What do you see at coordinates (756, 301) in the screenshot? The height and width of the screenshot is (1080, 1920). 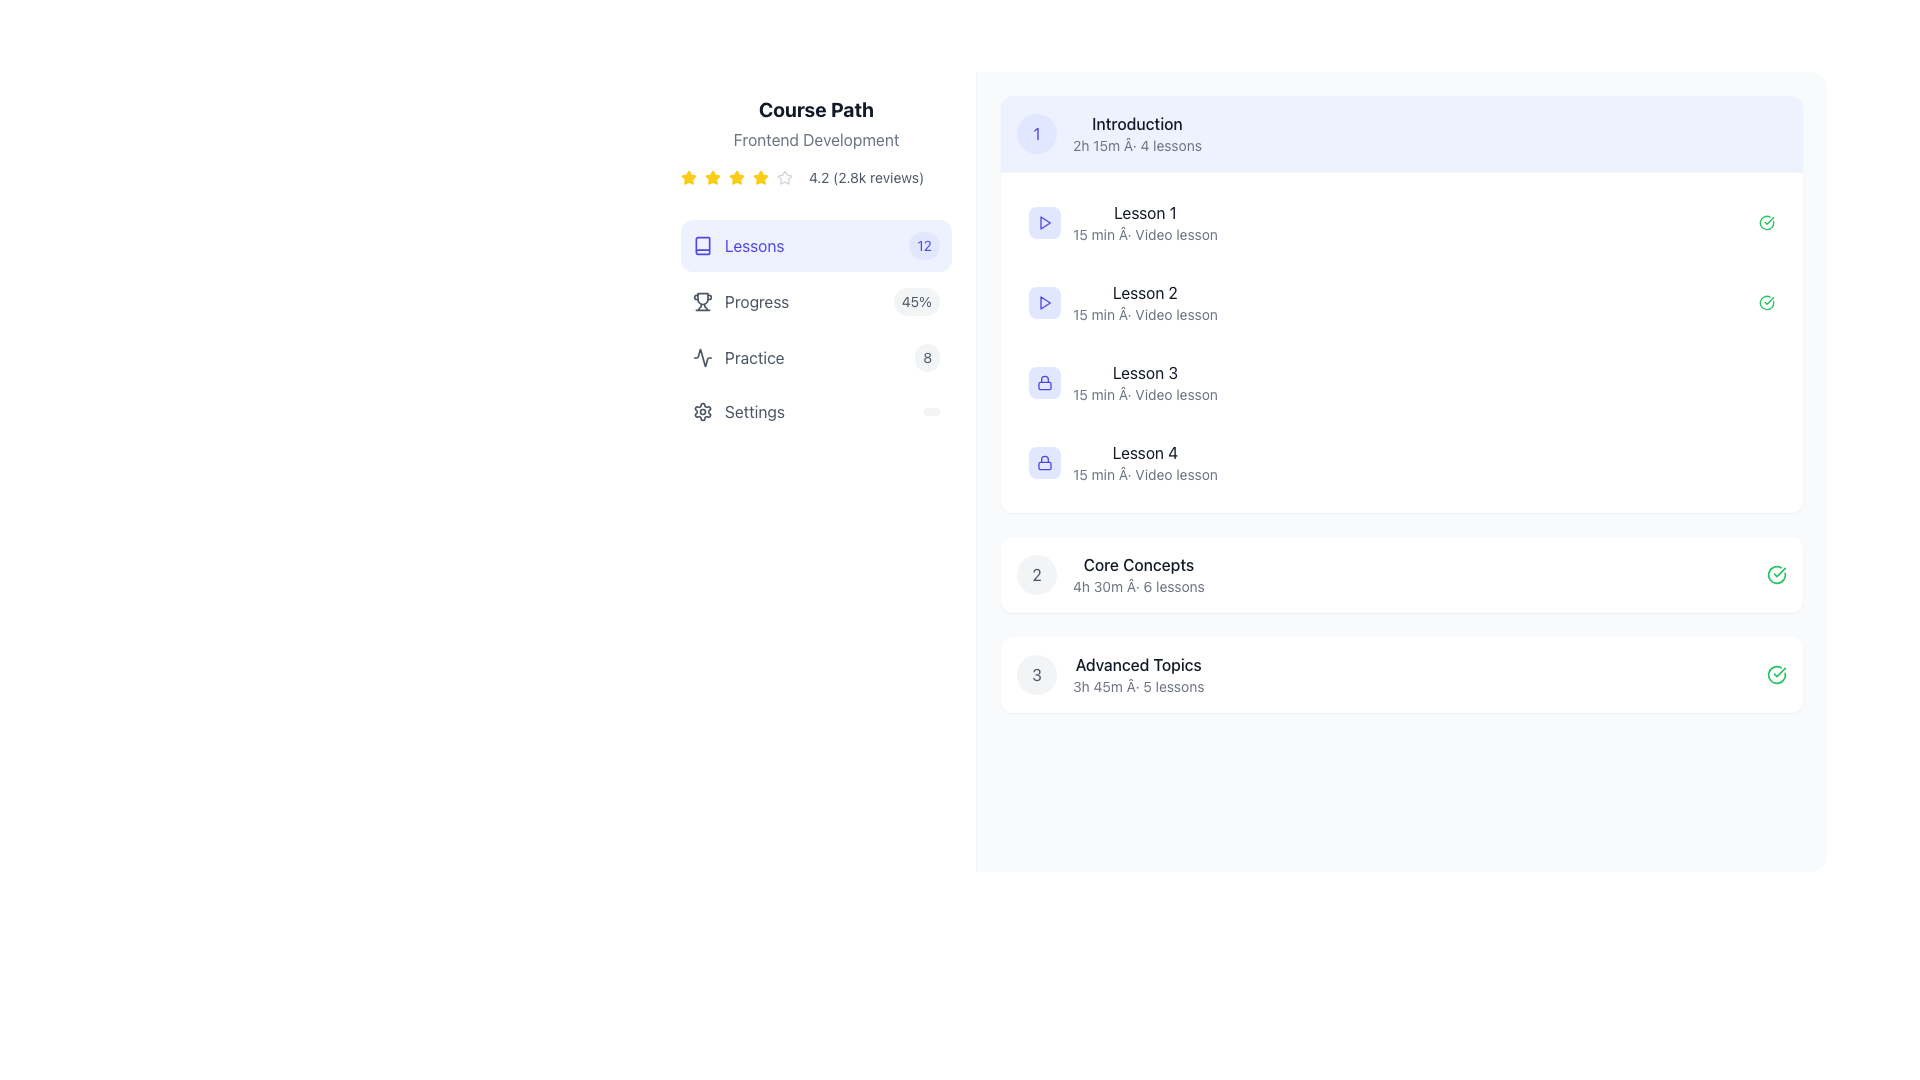 I see `the second Text label in the navigation menu that indicates tracking the progress of a course, located below the 'Lessons' item and above the 'Practice' item` at bounding box center [756, 301].